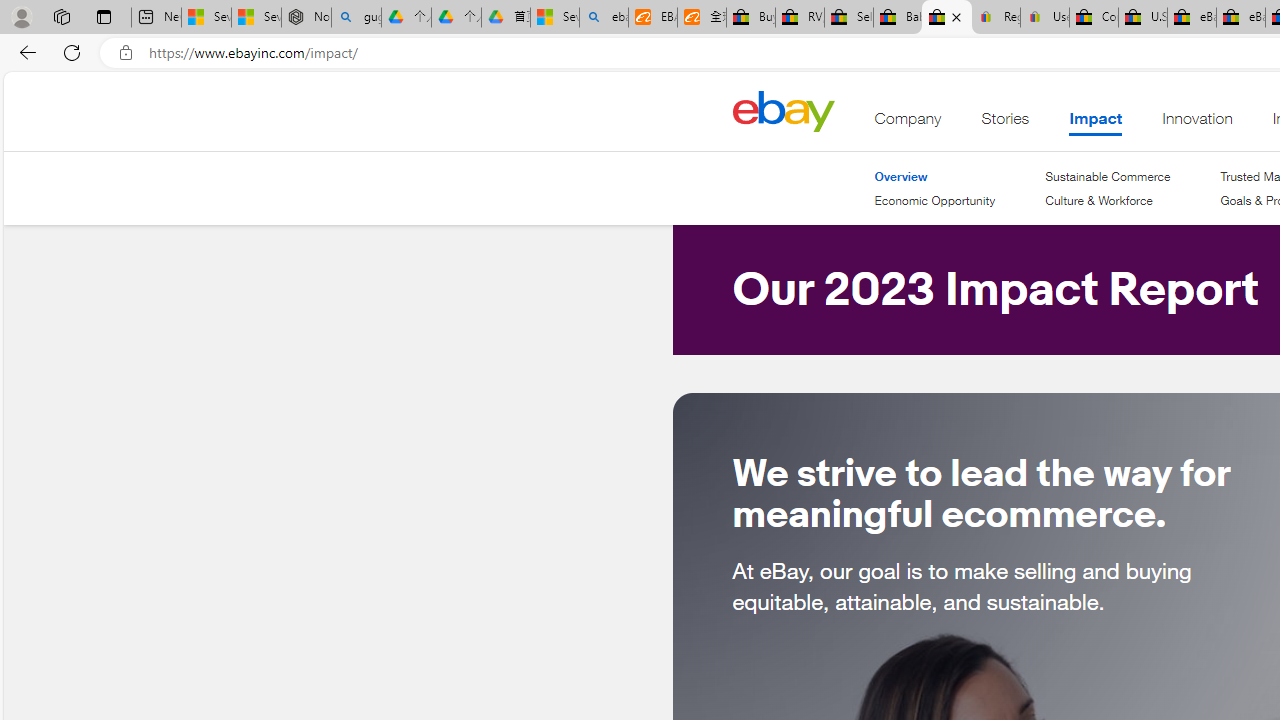  Describe the element at coordinates (1106, 201) in the screenshot. I see `'Culture & Workforce'` at that location.